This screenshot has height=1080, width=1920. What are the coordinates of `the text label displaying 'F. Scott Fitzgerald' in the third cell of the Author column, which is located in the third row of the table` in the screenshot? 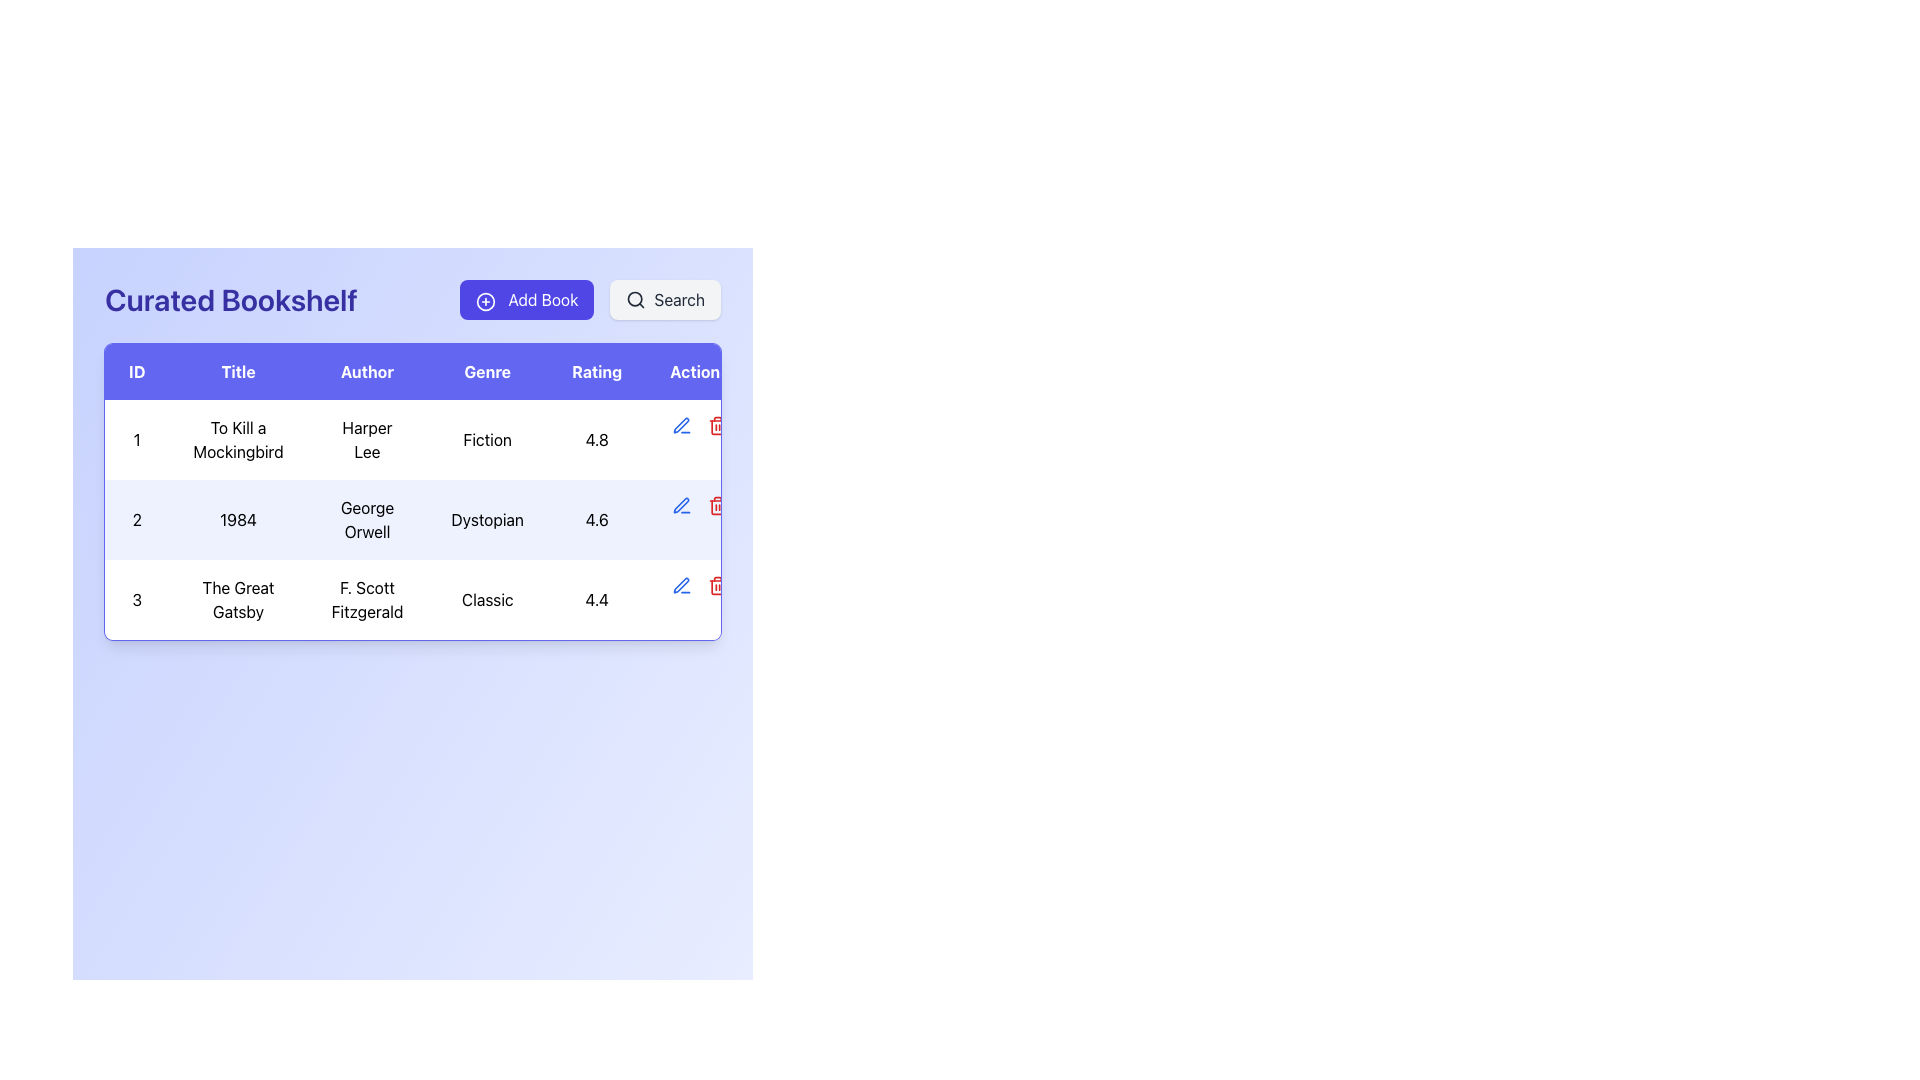 It's located at (367, 599).